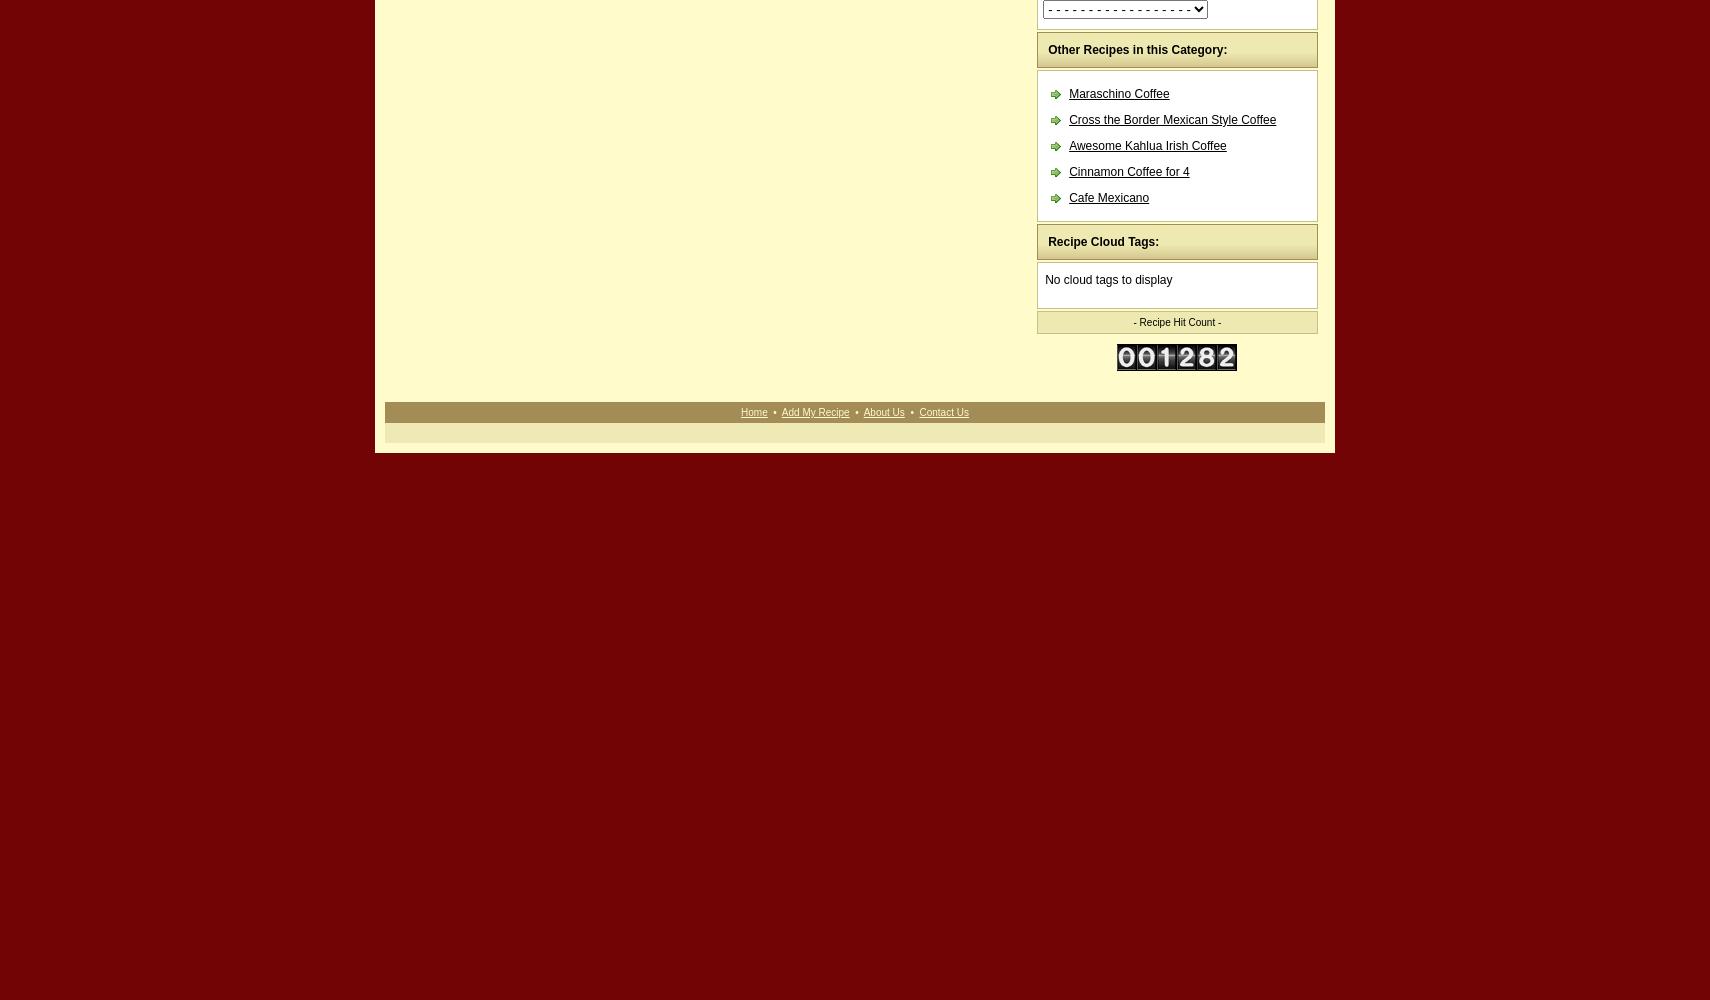  I want to click on 'Home', so click(753, 412).